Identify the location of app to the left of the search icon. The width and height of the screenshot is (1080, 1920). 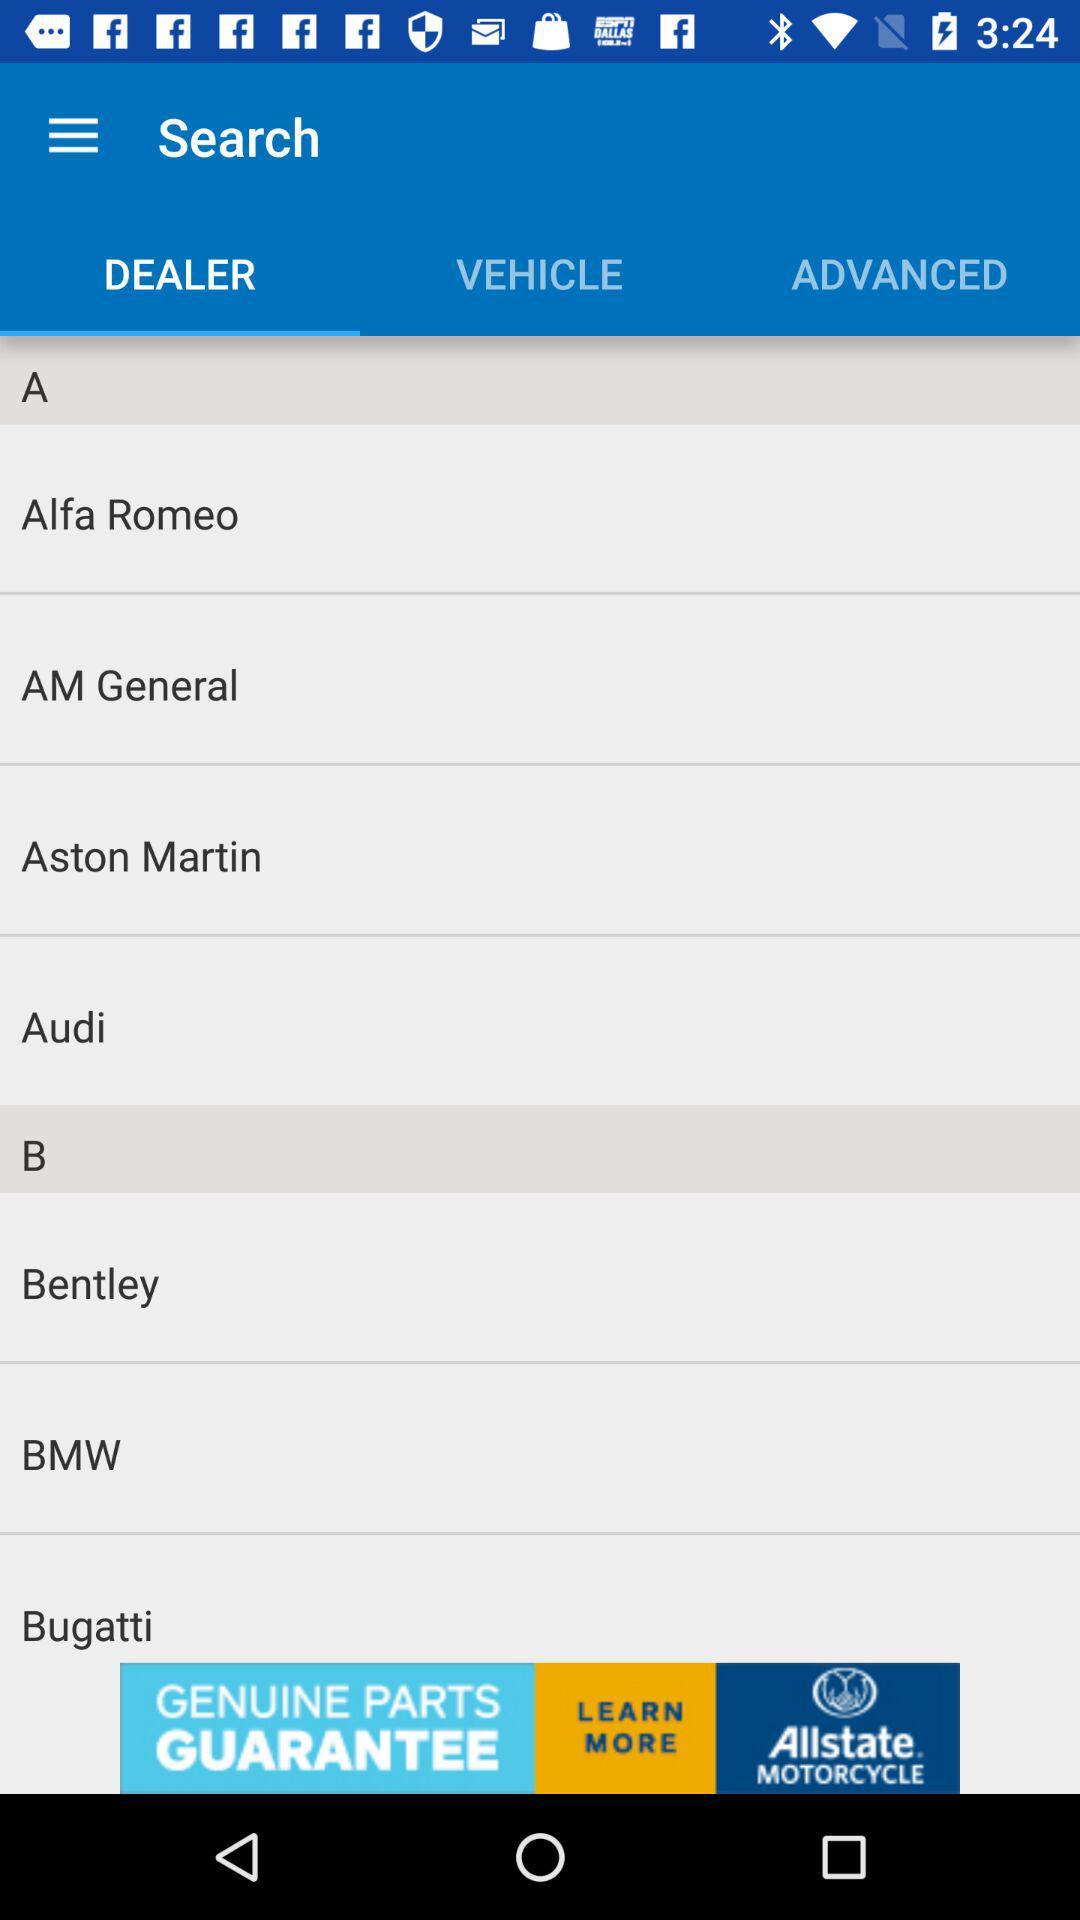
(72, 135).